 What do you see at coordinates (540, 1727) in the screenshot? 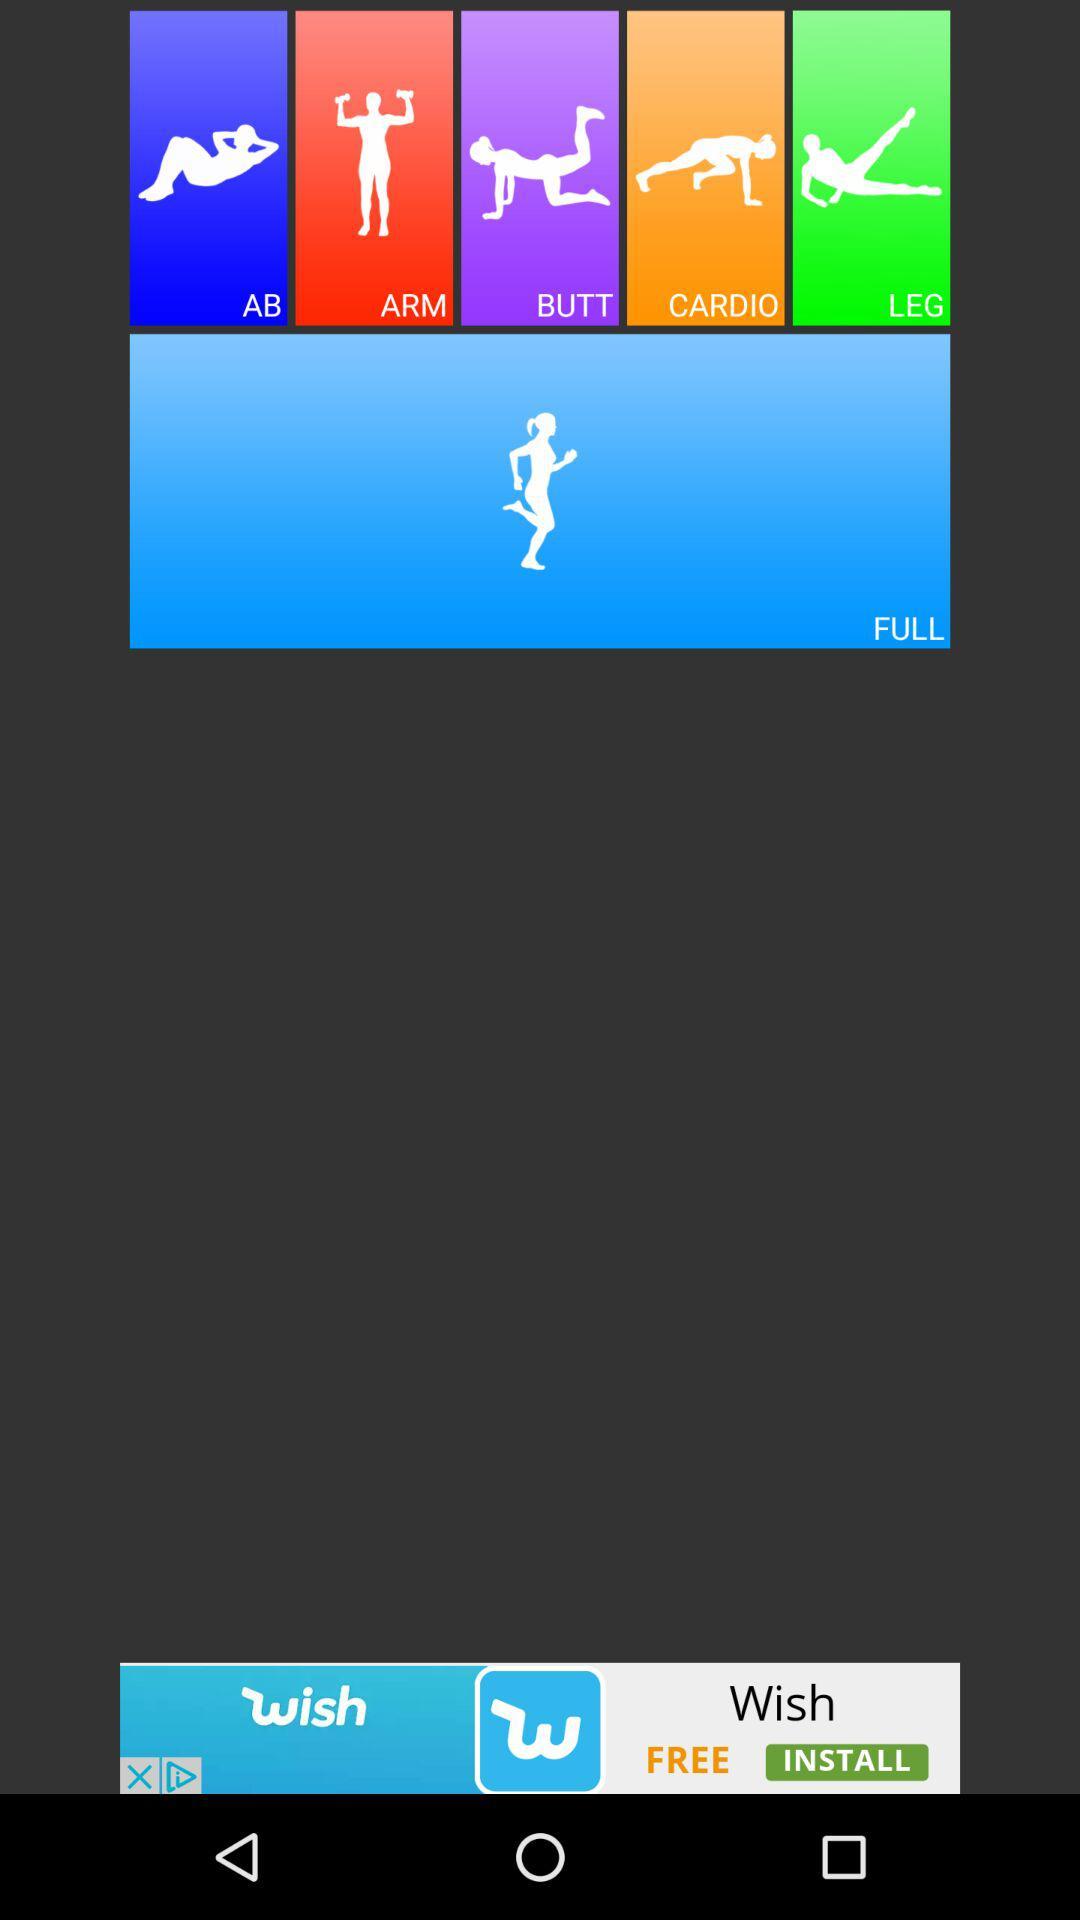
I see `advertisement` at bounding box center [540, 1727].